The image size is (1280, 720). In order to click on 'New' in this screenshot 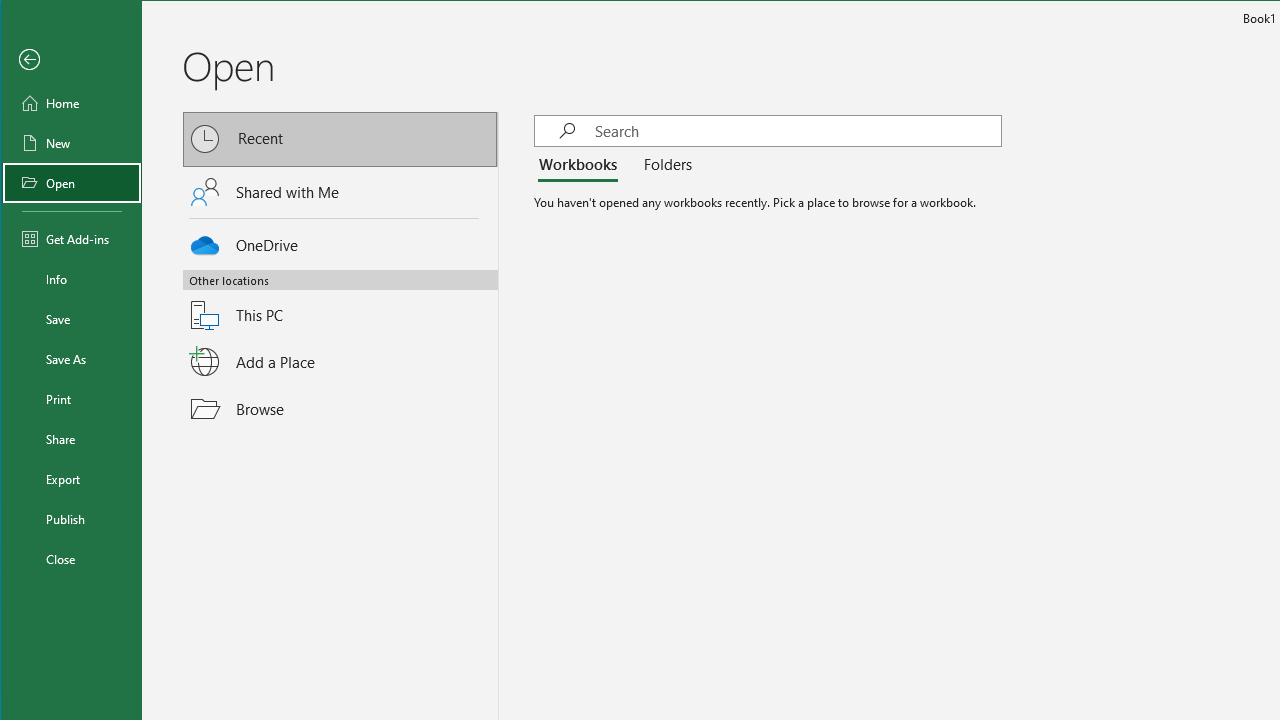, I will do `click(72, 141)`.